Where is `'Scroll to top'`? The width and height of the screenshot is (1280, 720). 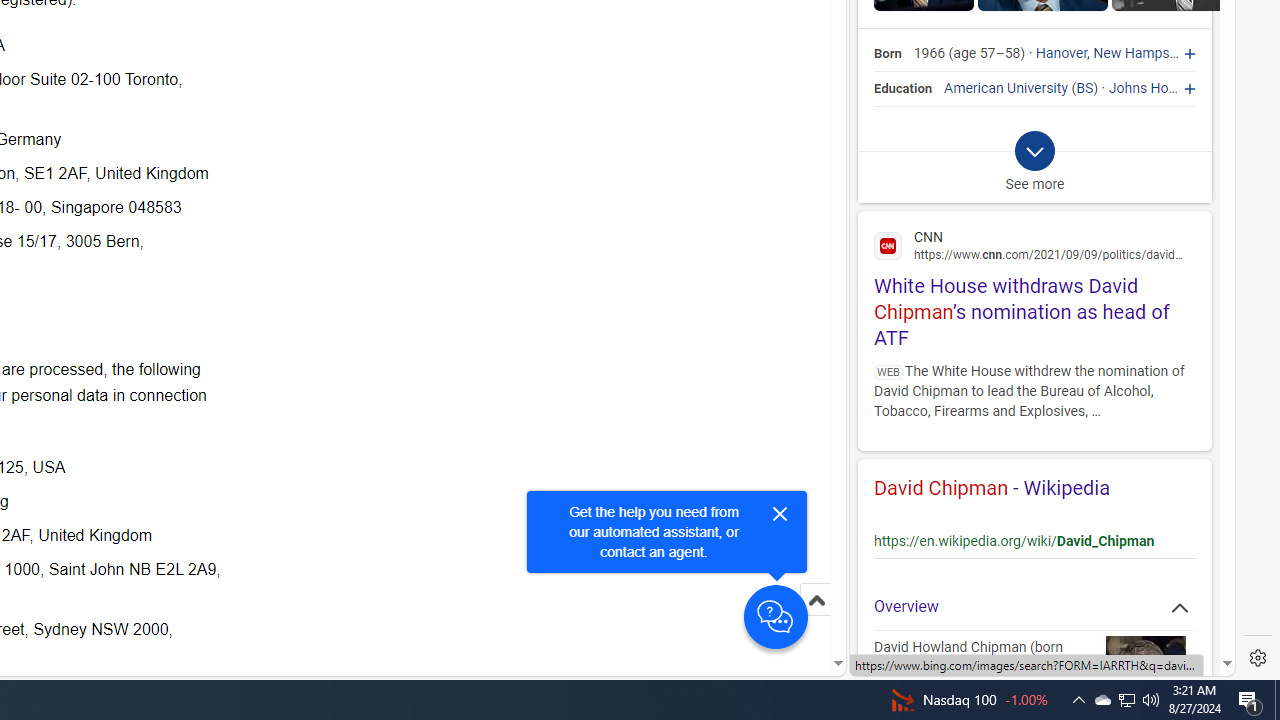 'Scroll to top' is located at coordinates (816, 598).